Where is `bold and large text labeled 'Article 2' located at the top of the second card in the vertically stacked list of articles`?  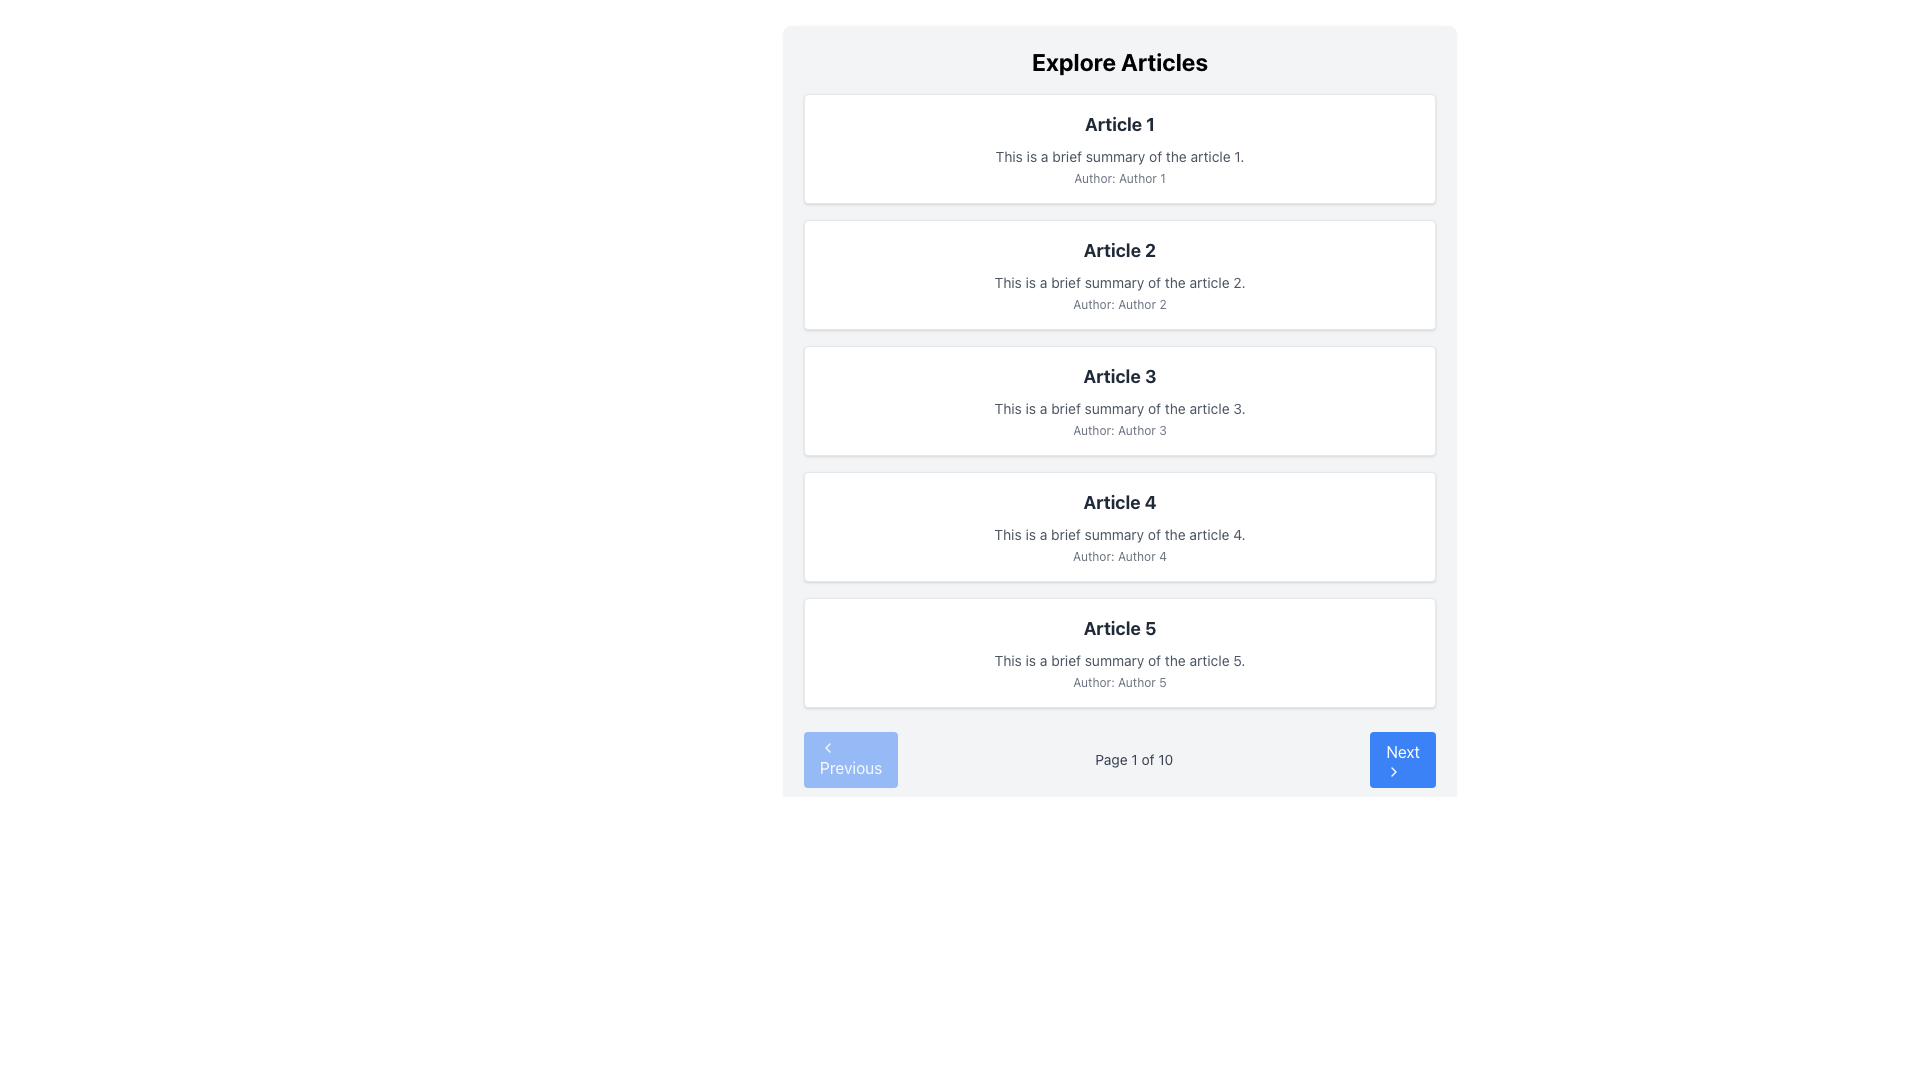
bold and large text labeled 'Article 2' located at the top of the second card in the vertically stacked list of articles is located at coordinates (1118, 249).